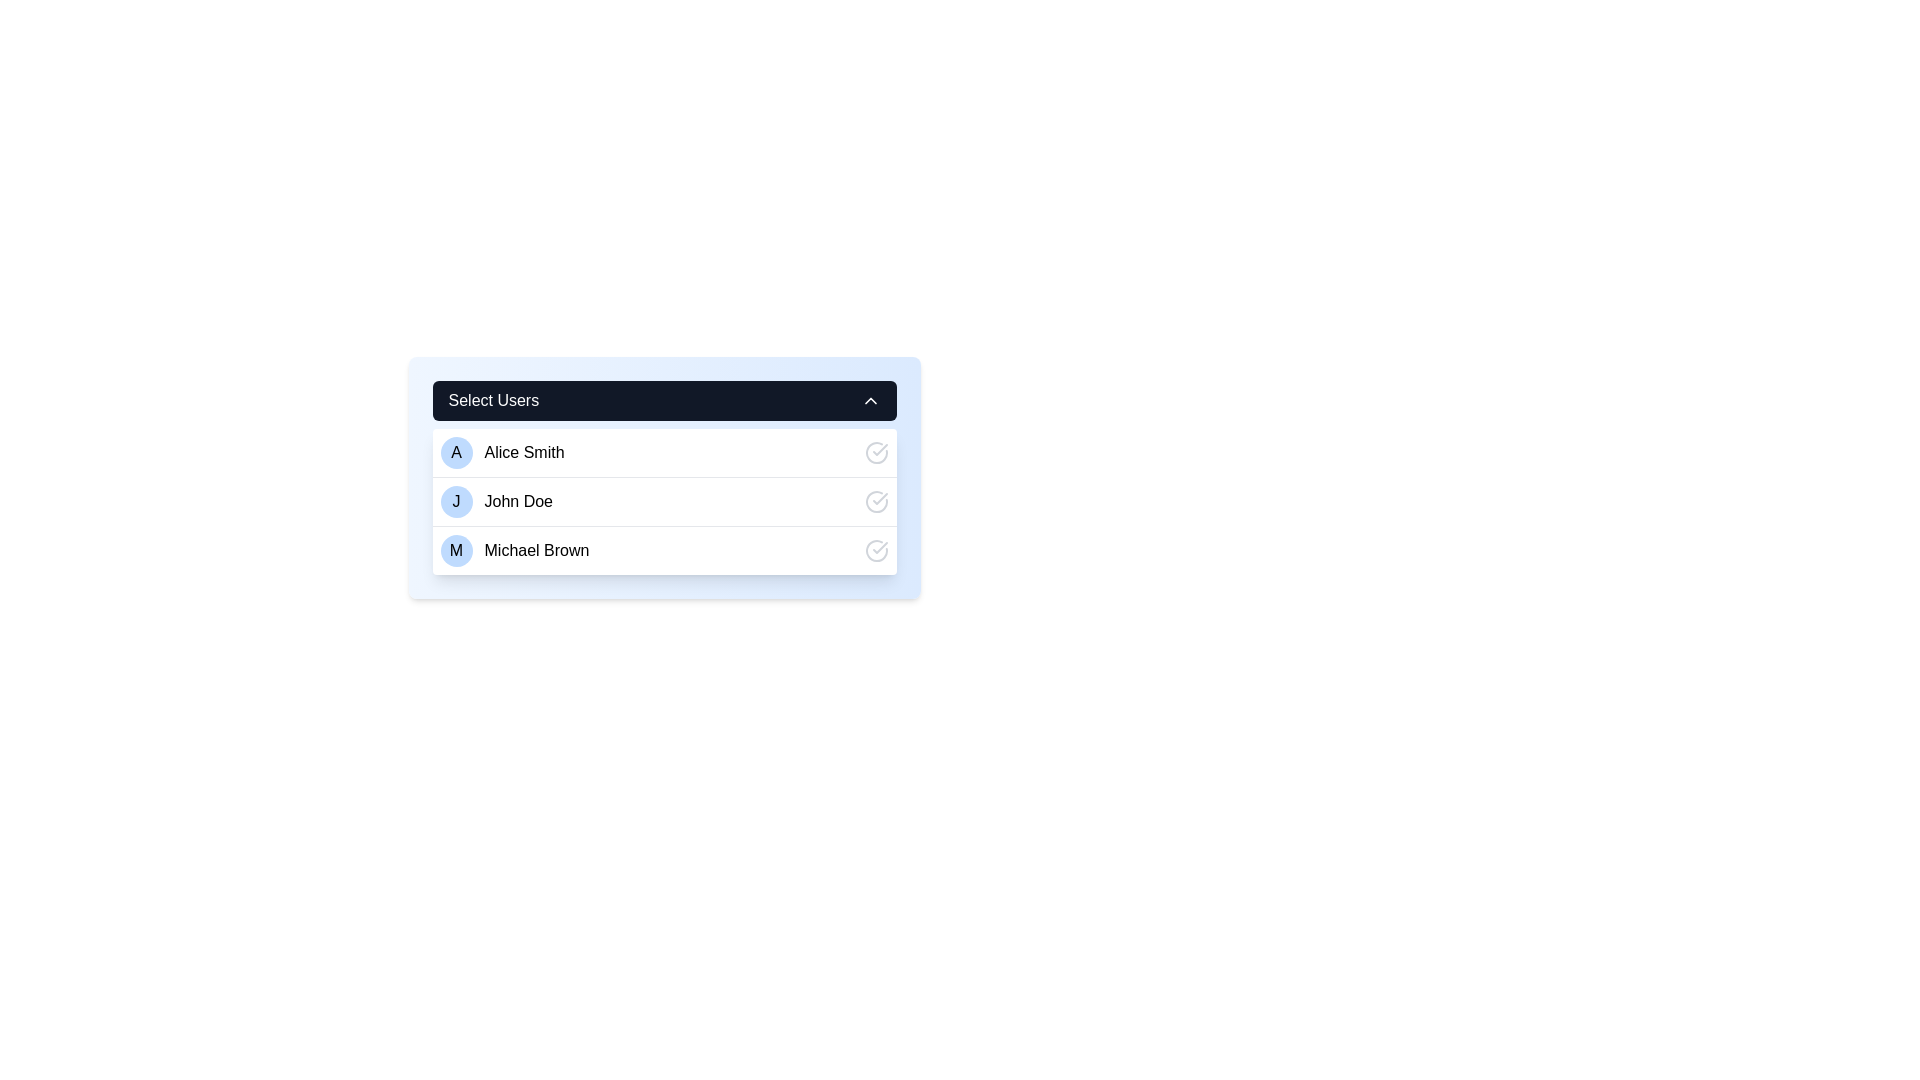  I want to click on the static text label displaying 'John Doe', located in the second row of the user selection list, to the right of the circular blue icon with the letter 'J', so click(518, 500).